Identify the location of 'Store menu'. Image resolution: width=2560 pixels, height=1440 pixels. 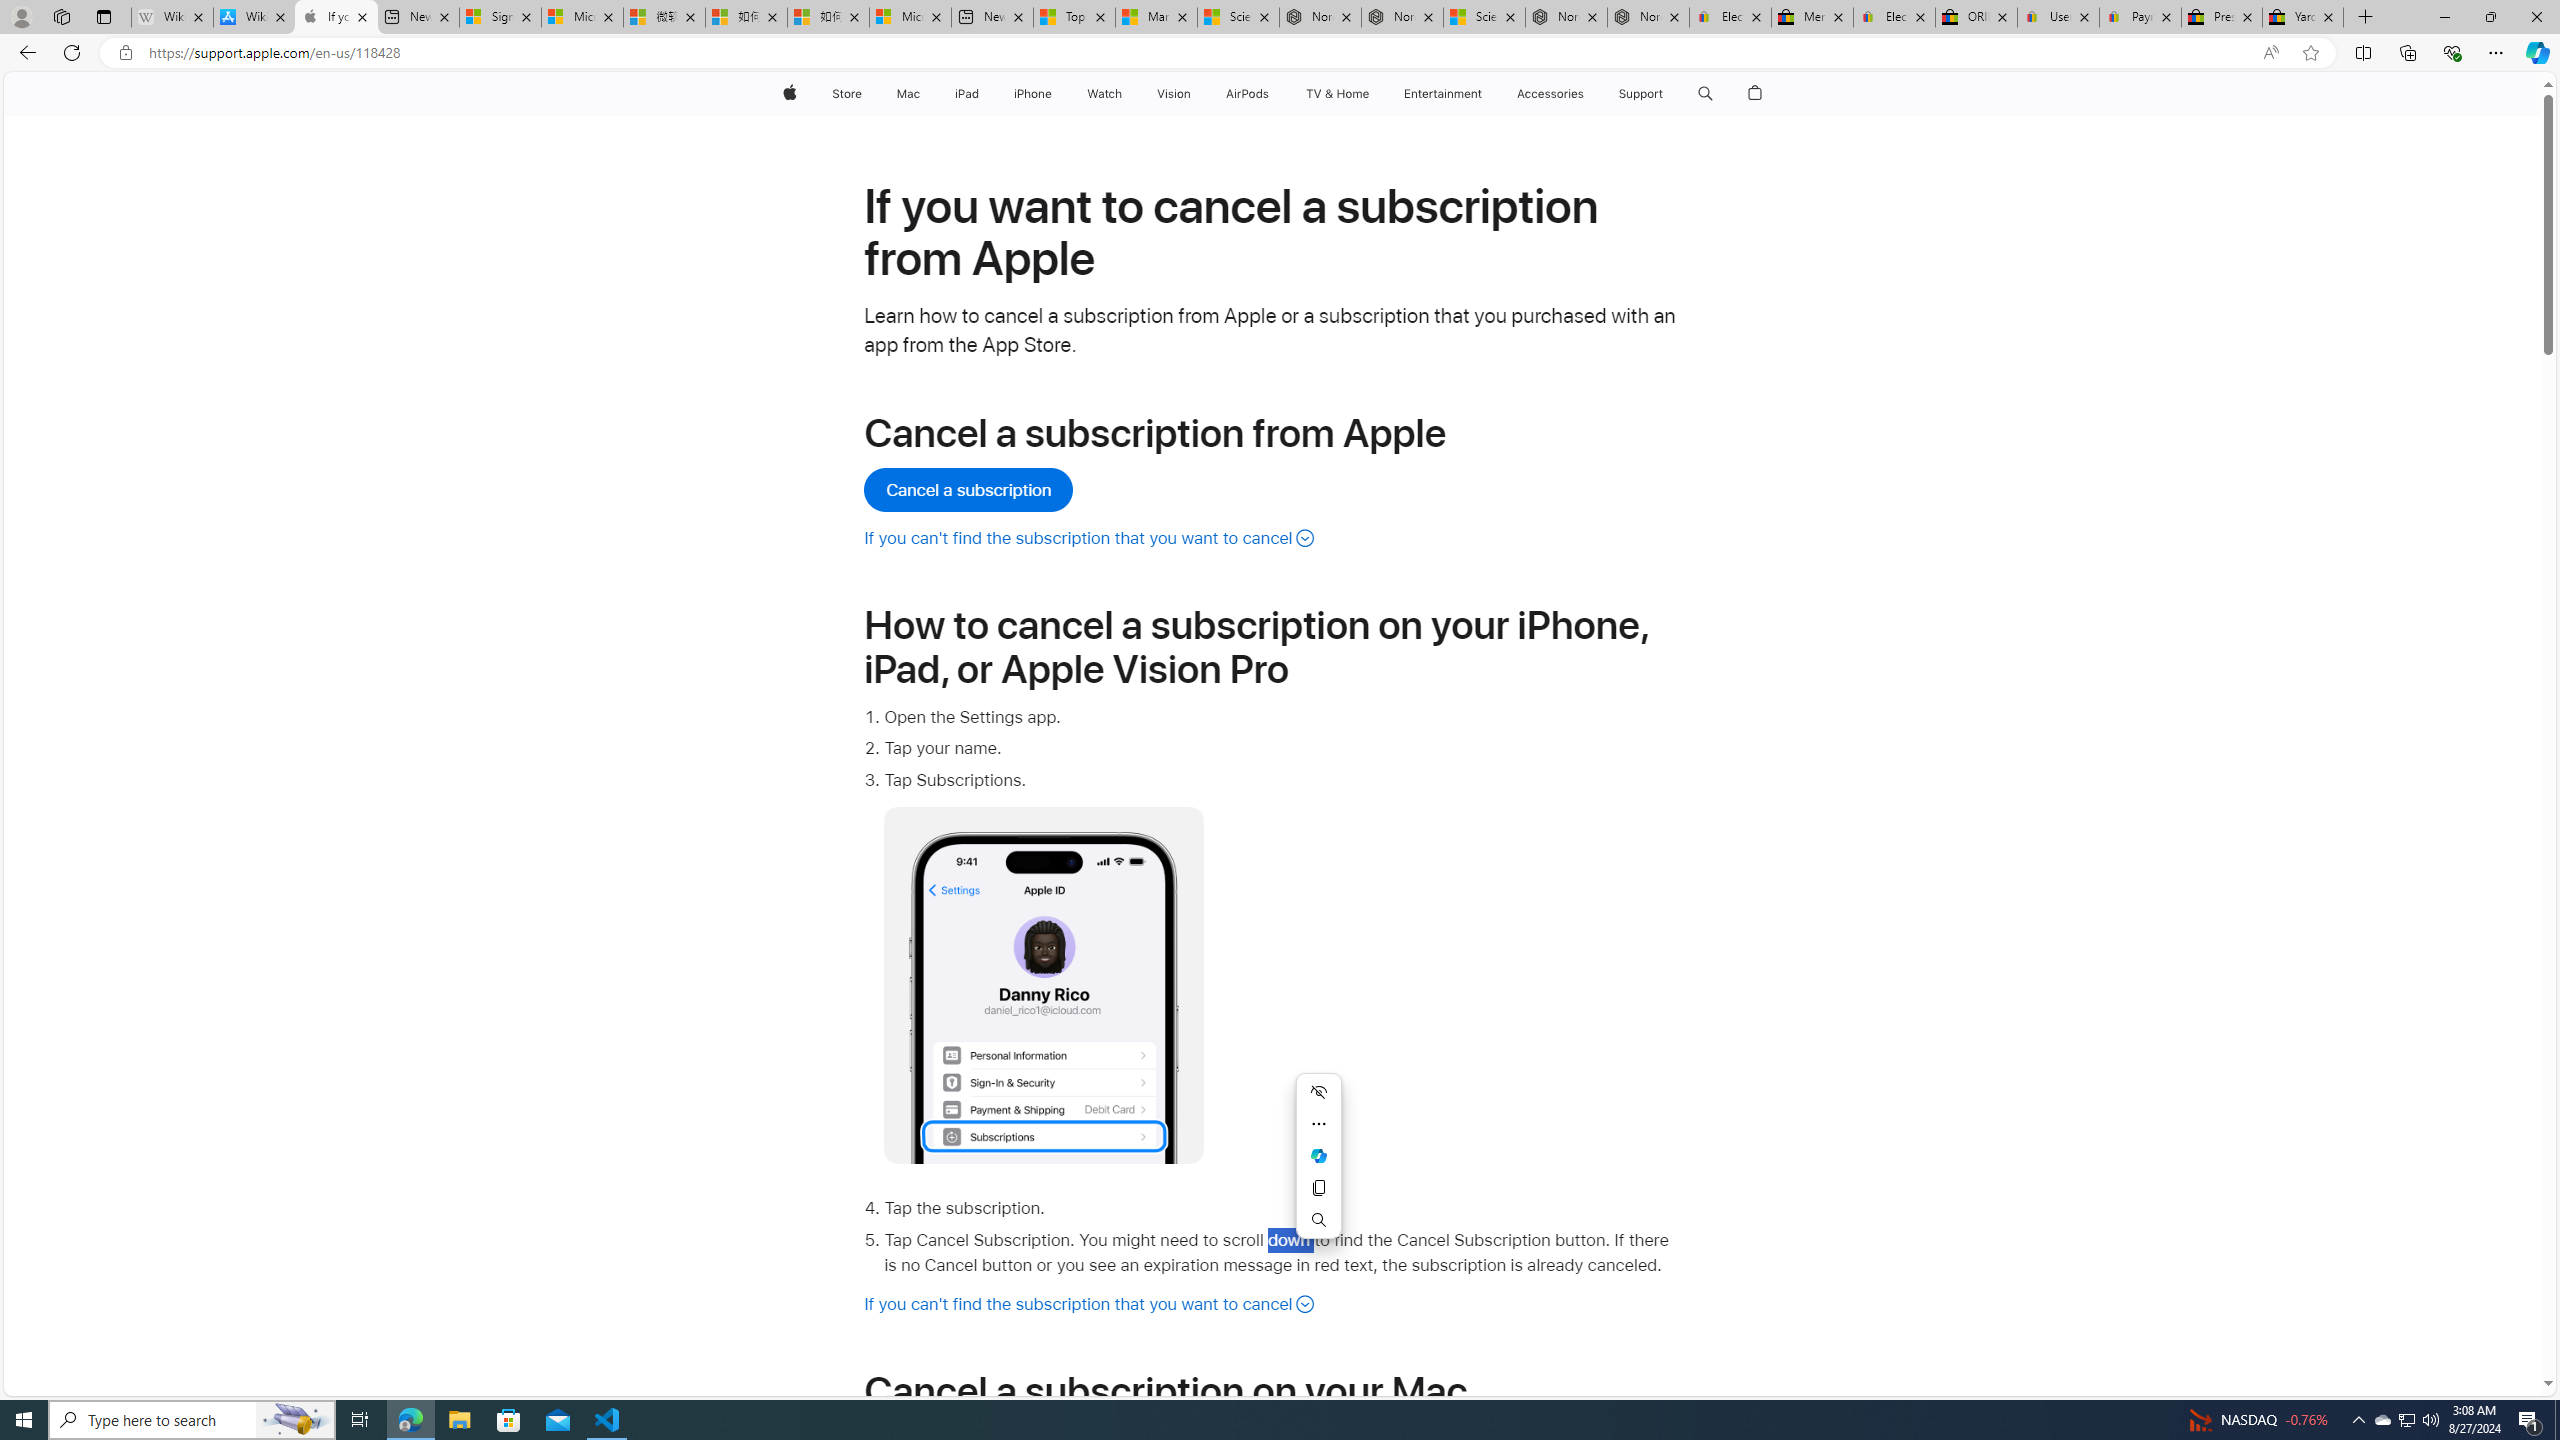
(865, 93).